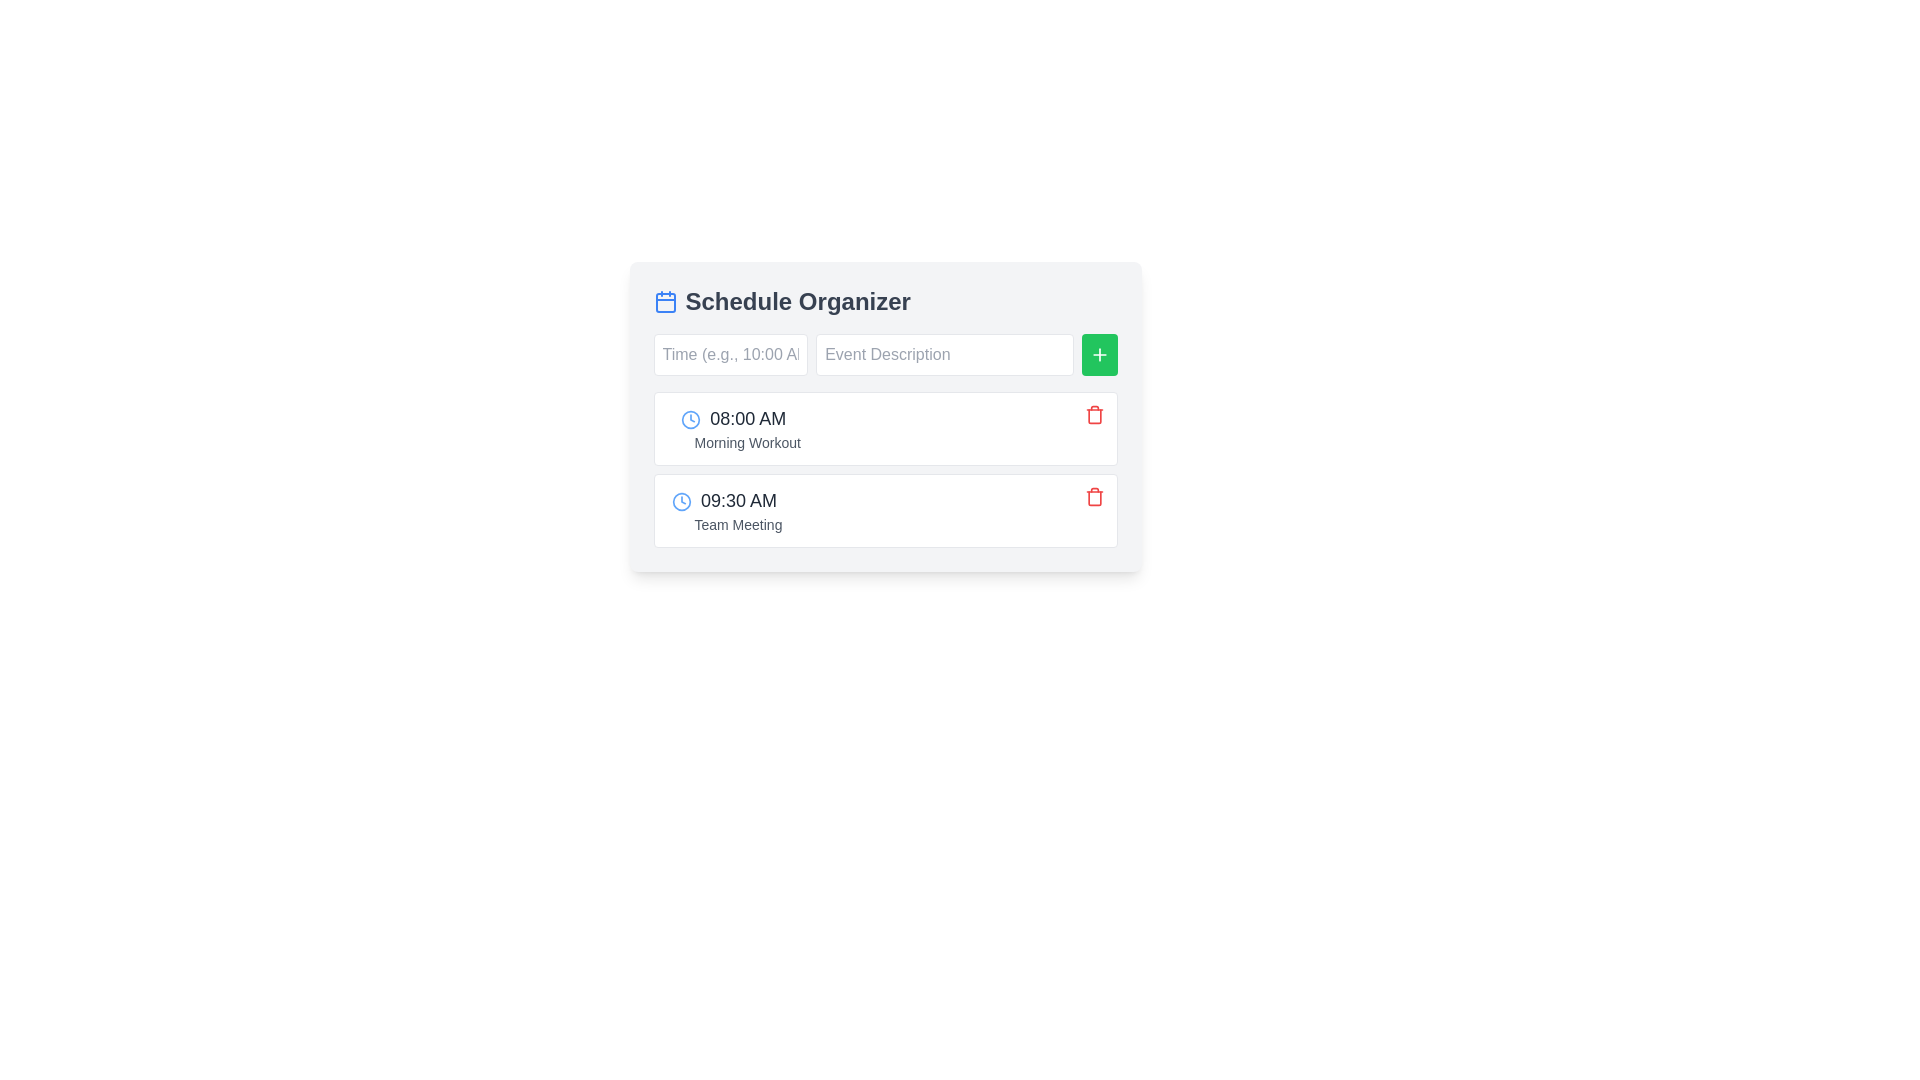 The width and height of the screenshot is (1920, 1080). I want to click on 'Team Meeting' label, which is displayed in a smaller, lighter gray font below the time label '09:30 AM', so click(737, 523).